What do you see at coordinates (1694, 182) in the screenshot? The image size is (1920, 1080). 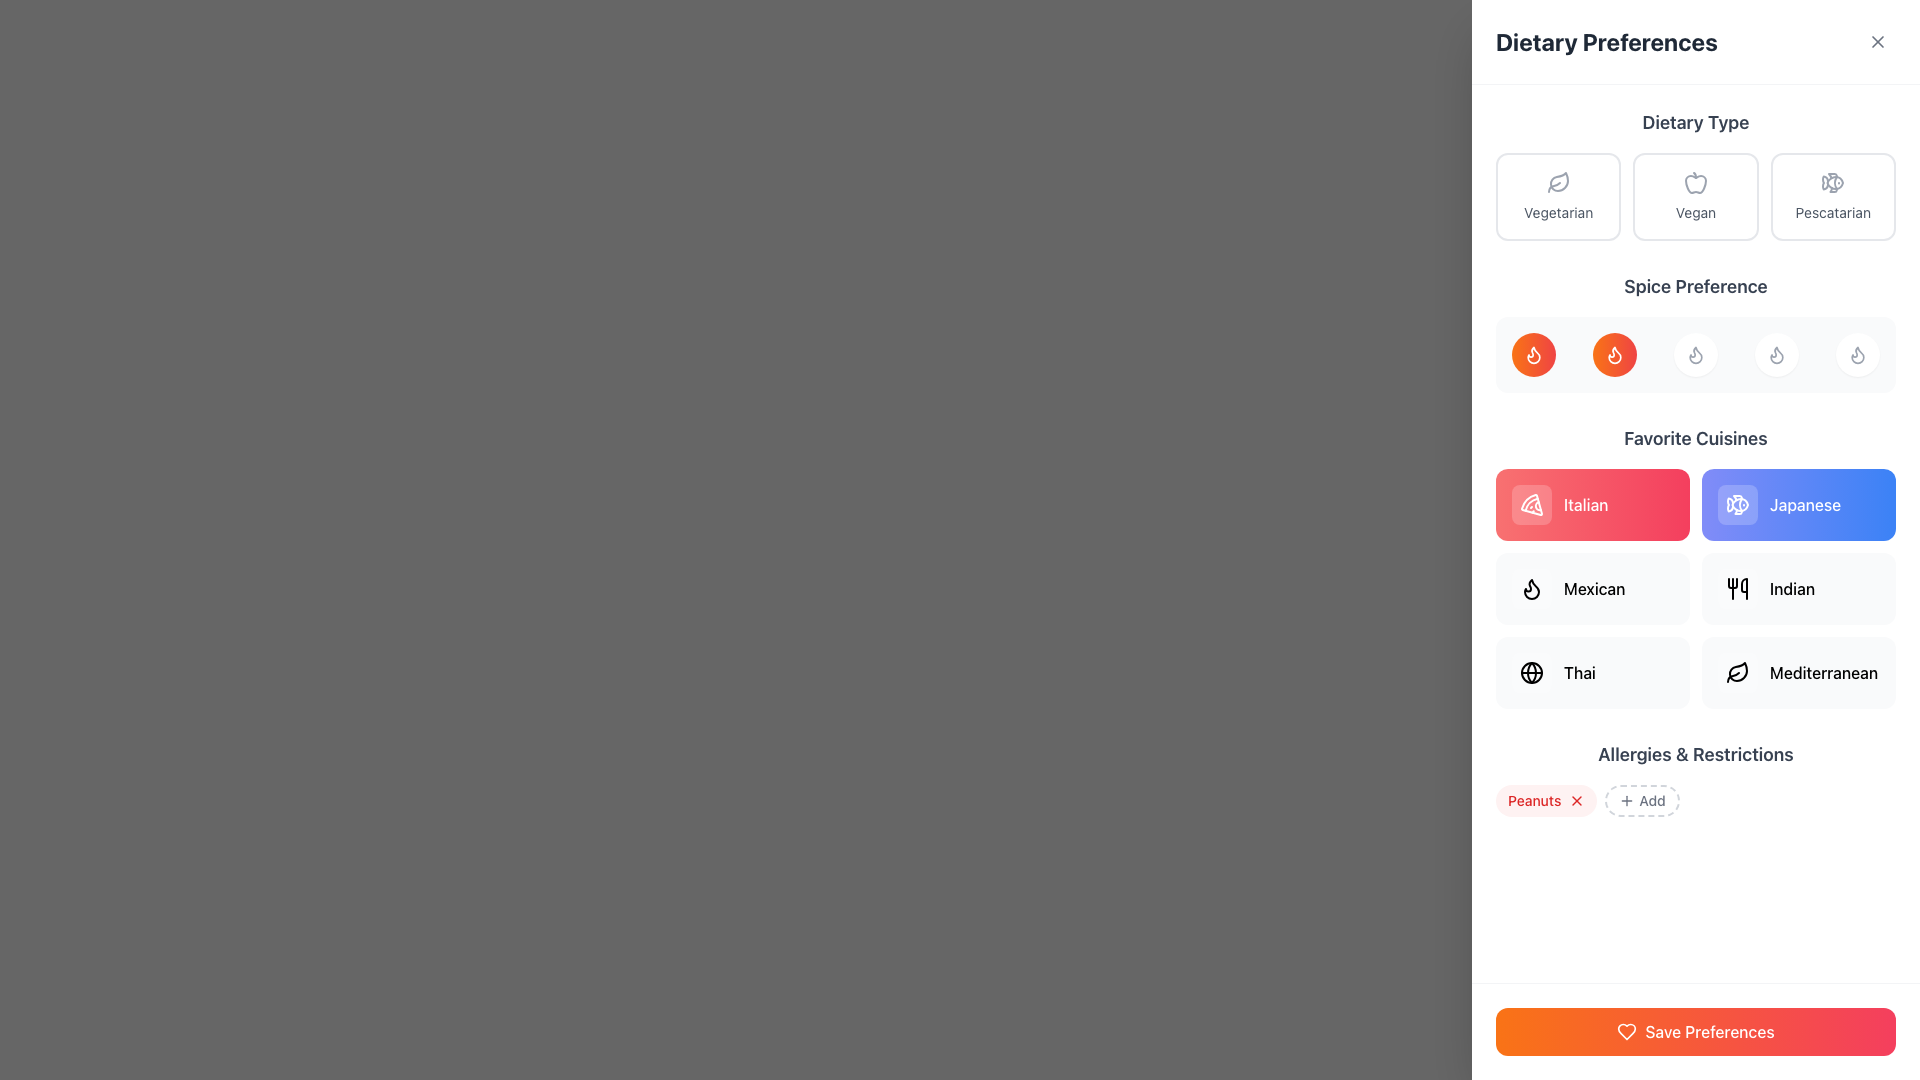 I see `the 'Vegan' dietary type icon located above the text label 'vegan' in the 'Dietary Preferences' panel` at bounding box center [1694, 182].